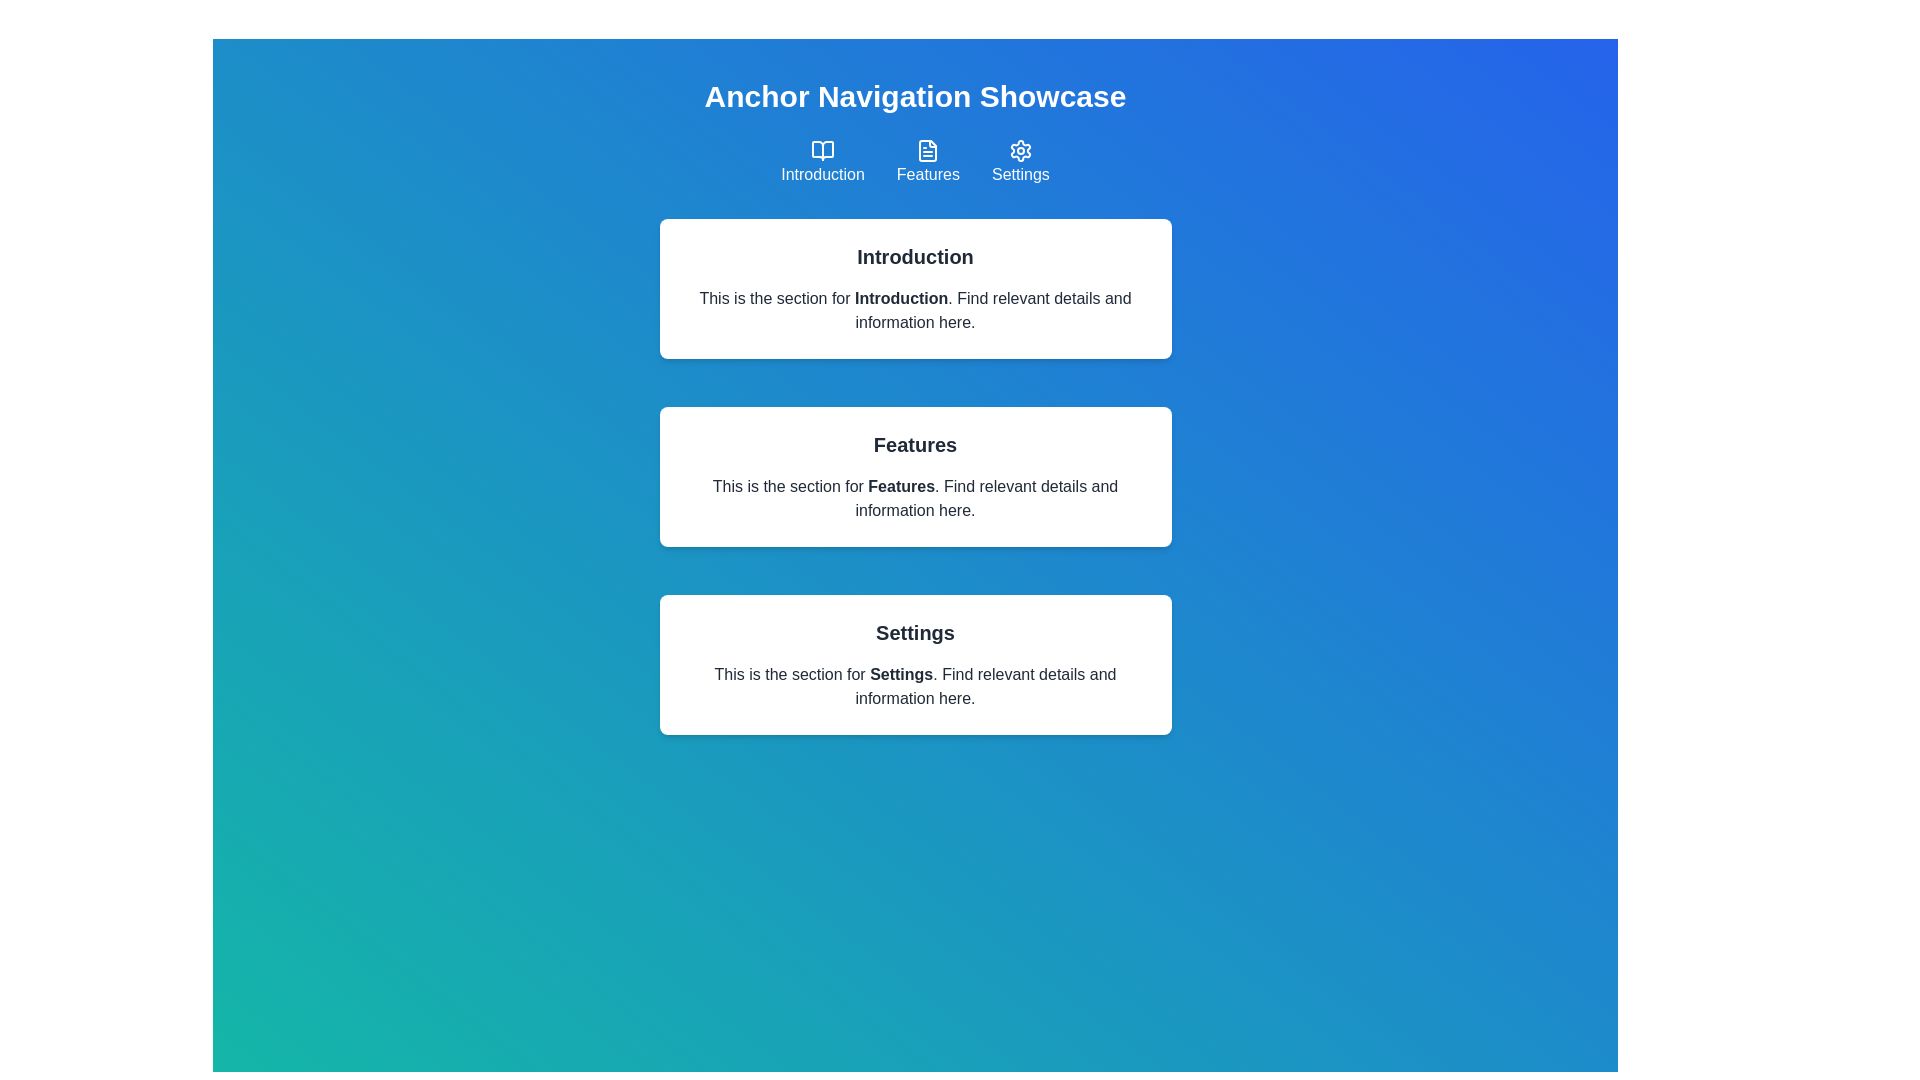 This screenshot has width=1920, height=1080. Describe the element at coordinates (1020, 149) in the screenshot. I see `the gear icon in the top-right section of the navigation bar to initiate navigation to the settings options` at that location.